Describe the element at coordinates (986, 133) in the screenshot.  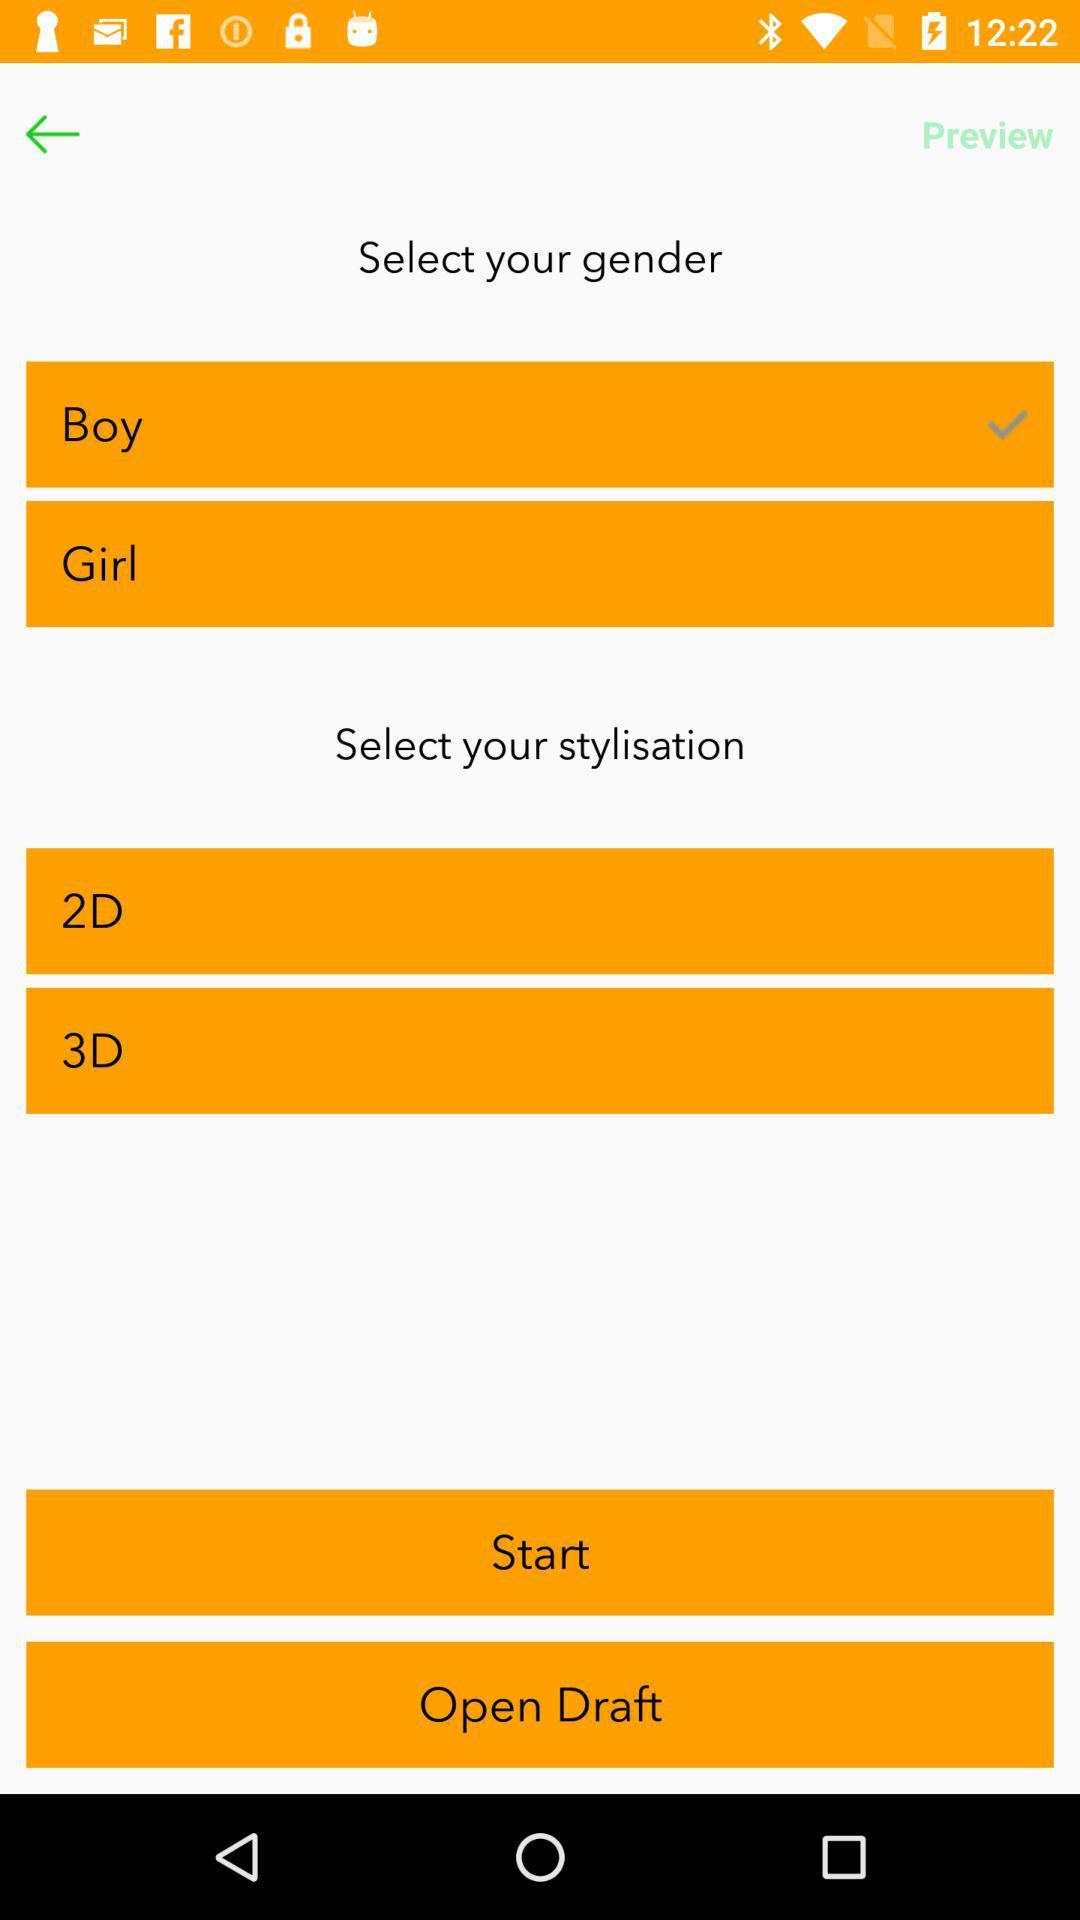
I see `icon above select your gender app` at that location.